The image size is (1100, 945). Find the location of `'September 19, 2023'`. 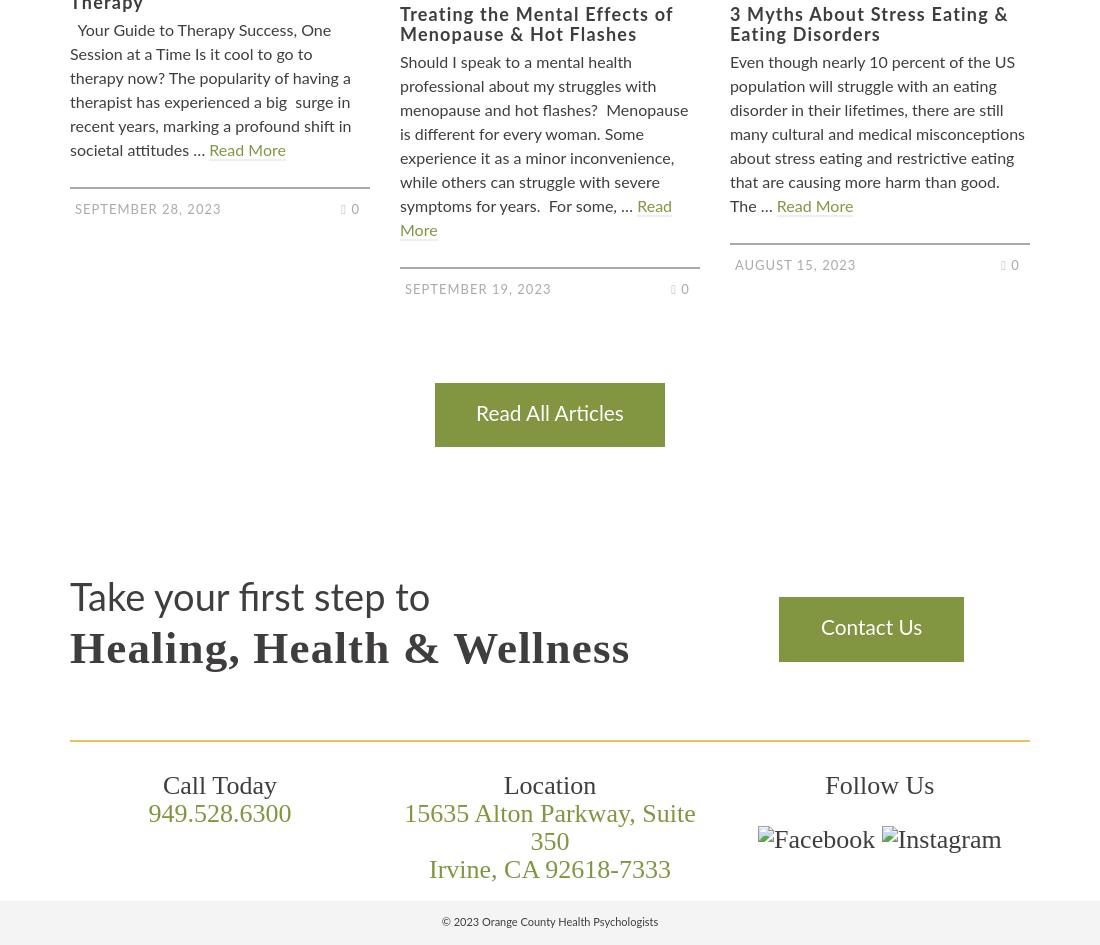

'September 19, 2023' is located at coordinates (404, 289).